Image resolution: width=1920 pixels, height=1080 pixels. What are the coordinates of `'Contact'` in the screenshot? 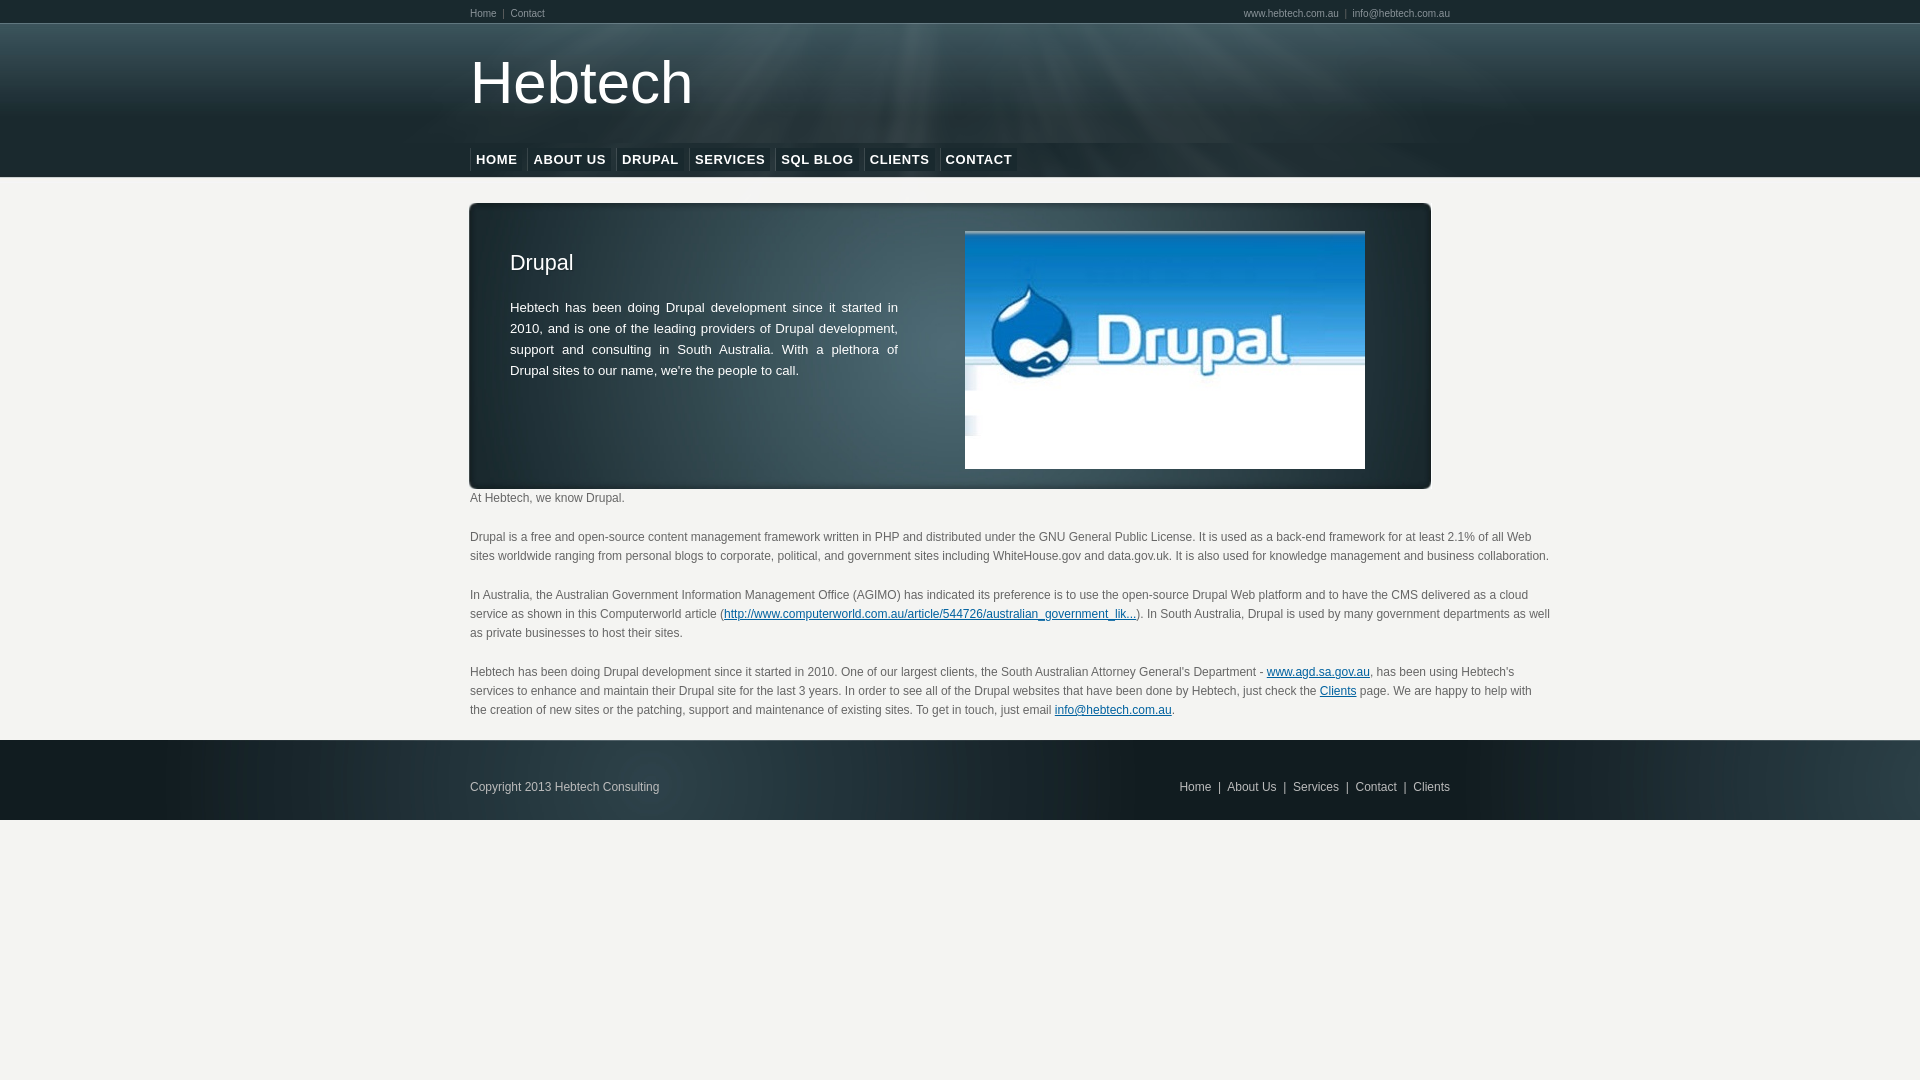 It's located at (1375, 785).